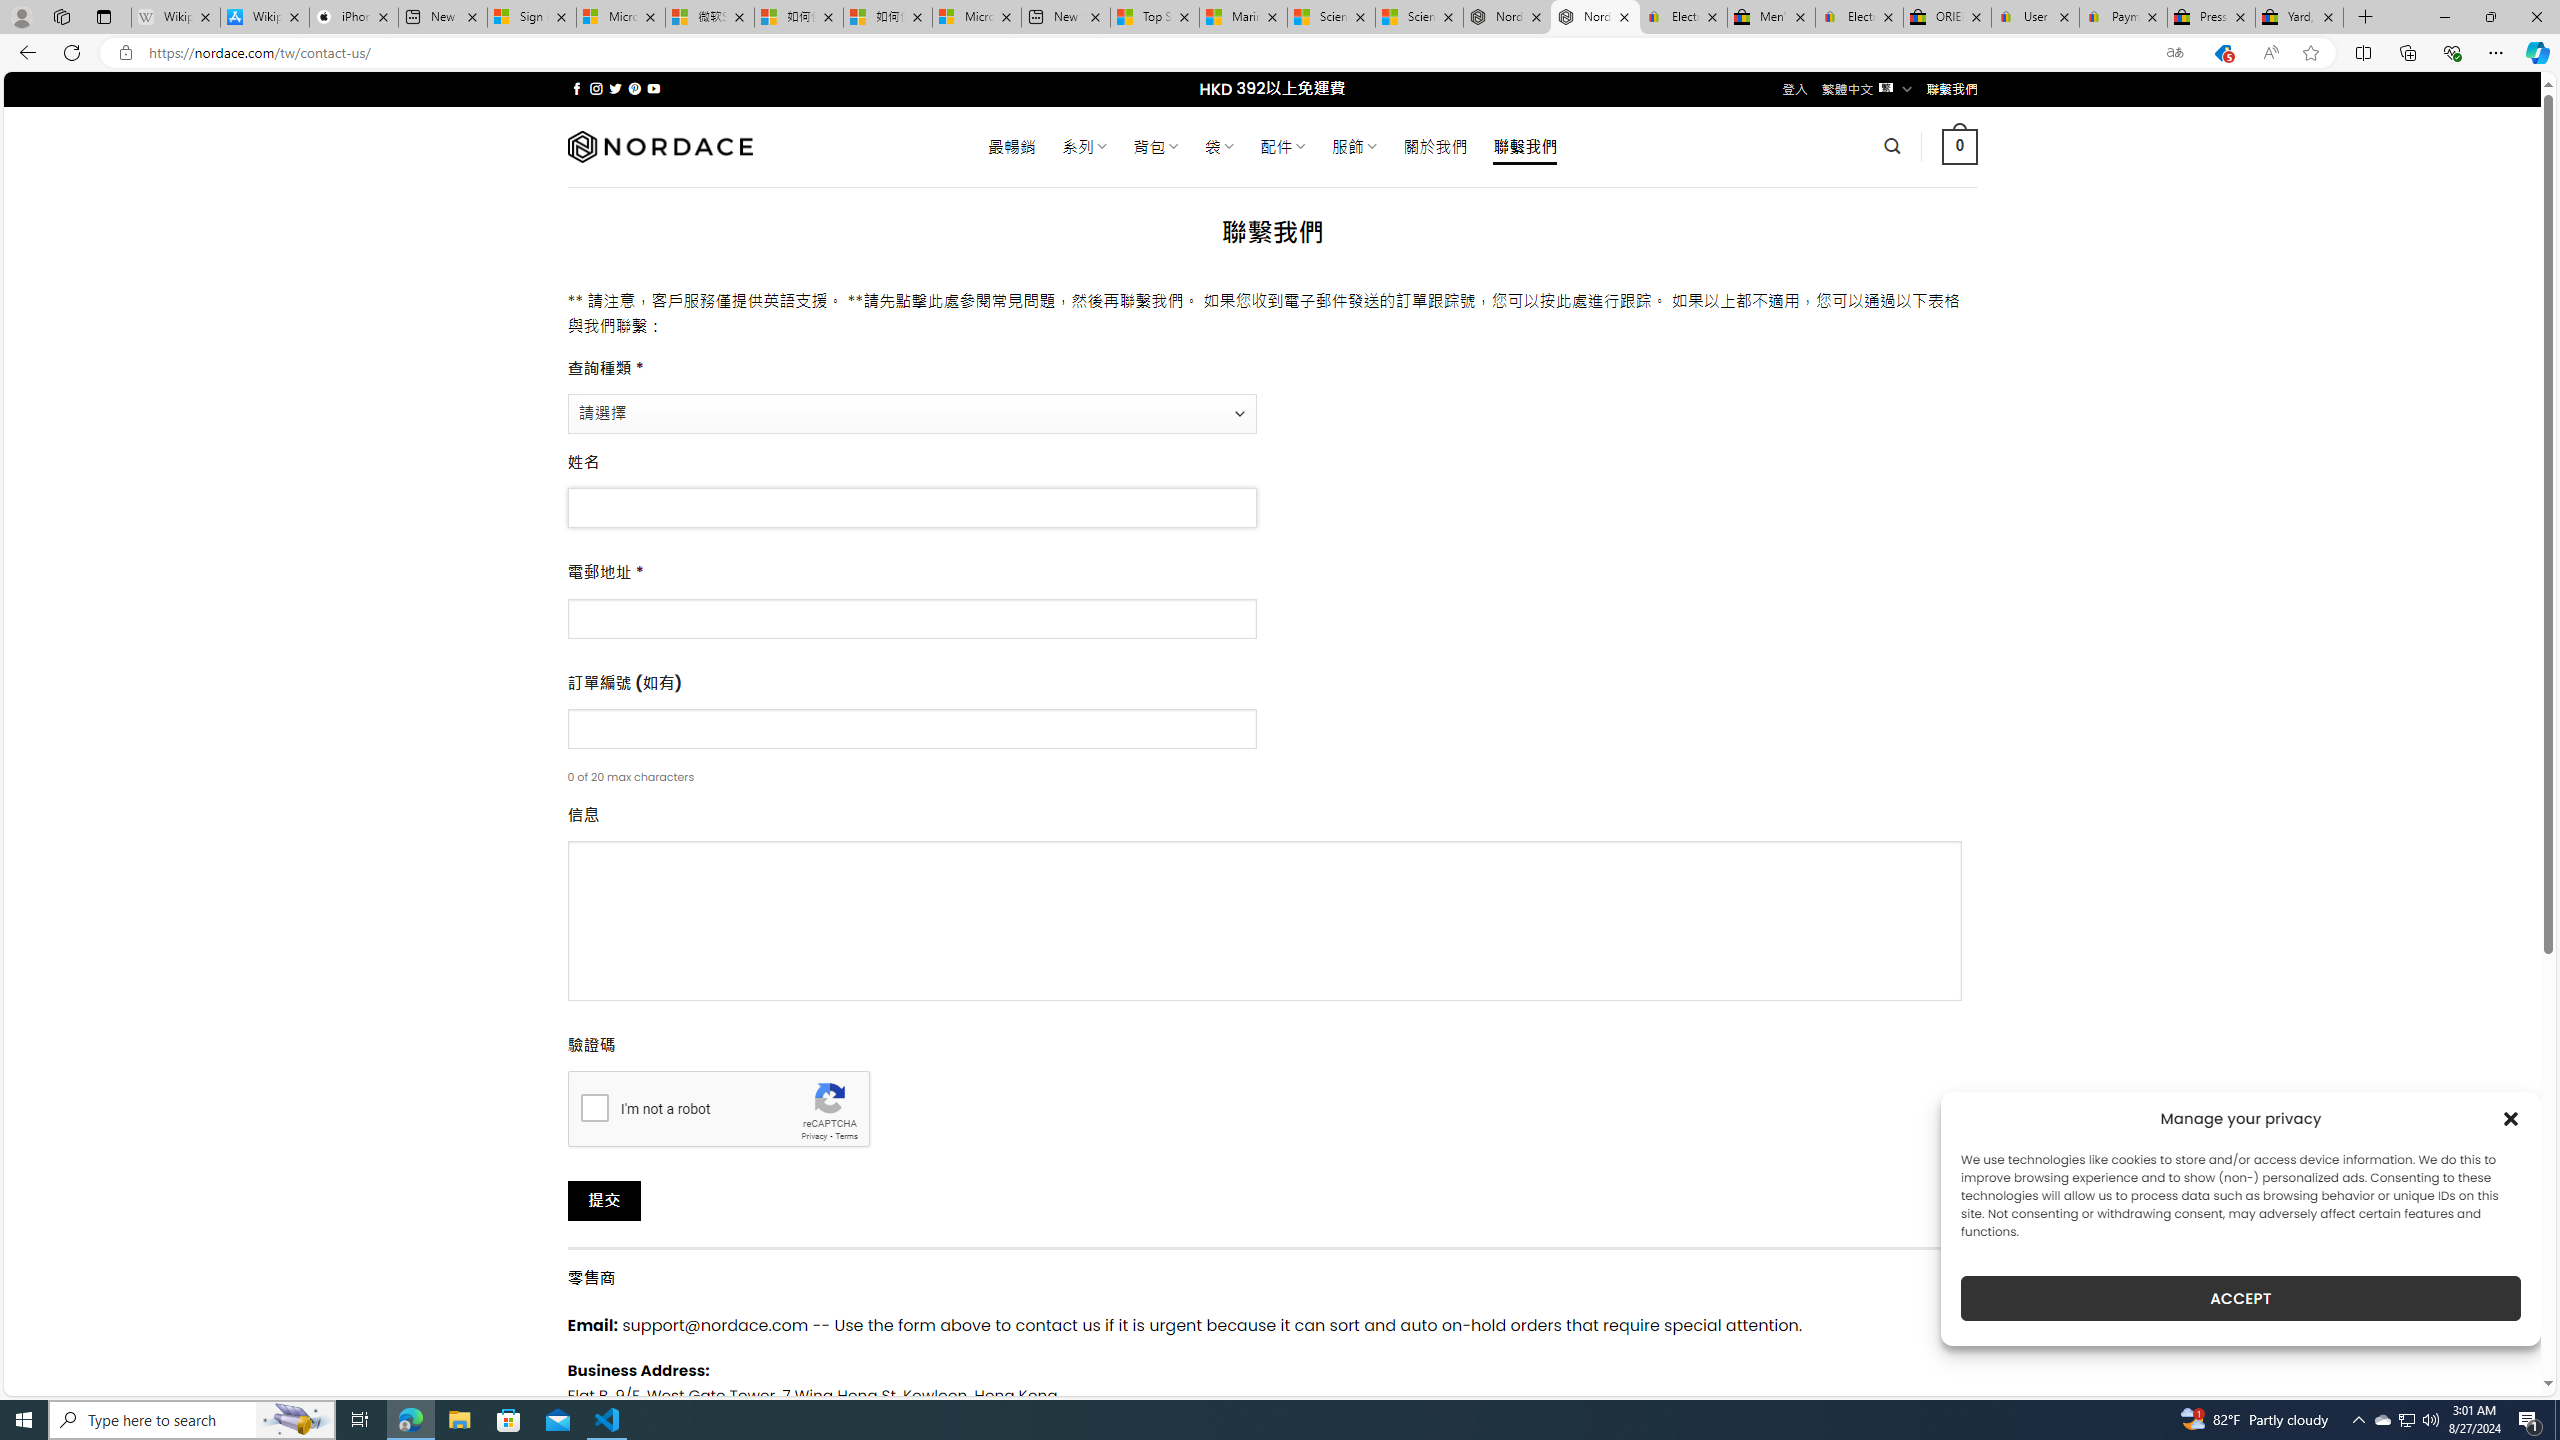  I want to click on 'Electronics, Cars, Fashion, Collectibles & More | eBay', so click(1858, 16).